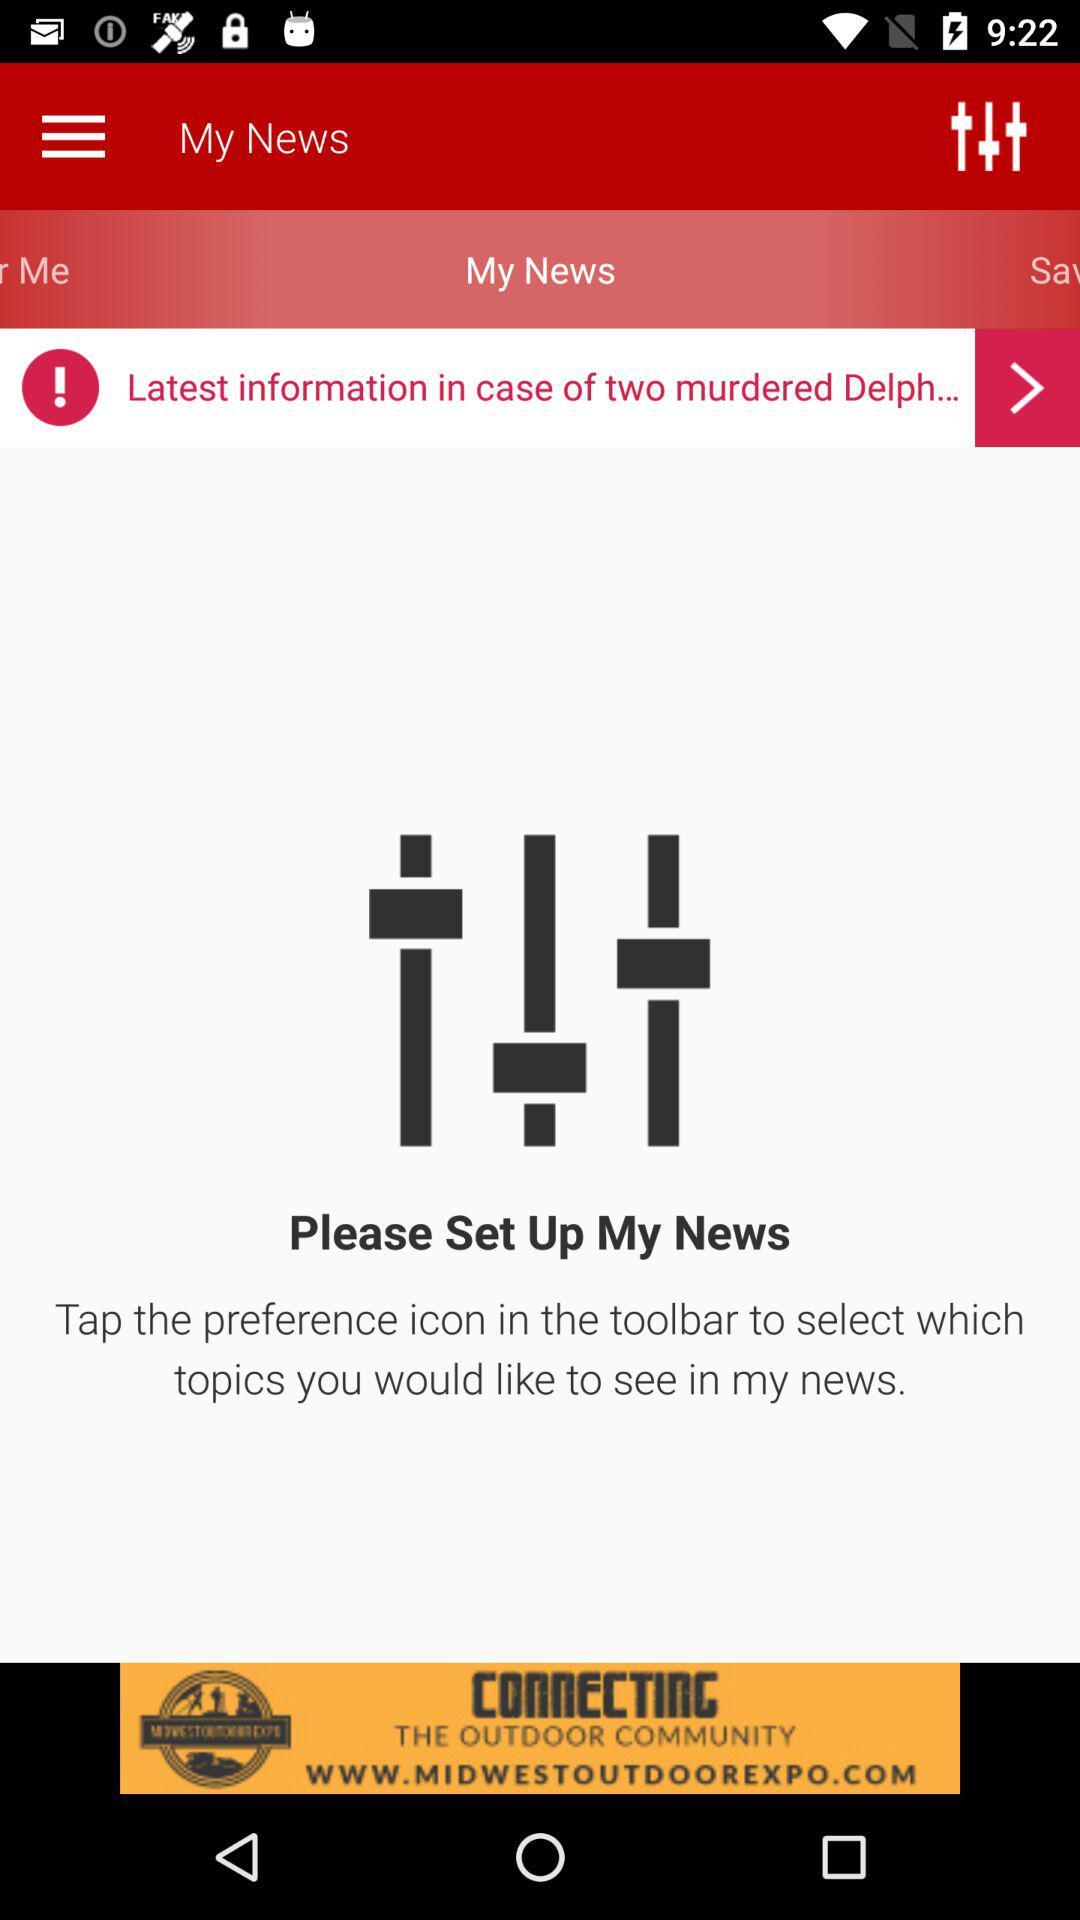  I want to click on the menu icon, so click(72, 135).